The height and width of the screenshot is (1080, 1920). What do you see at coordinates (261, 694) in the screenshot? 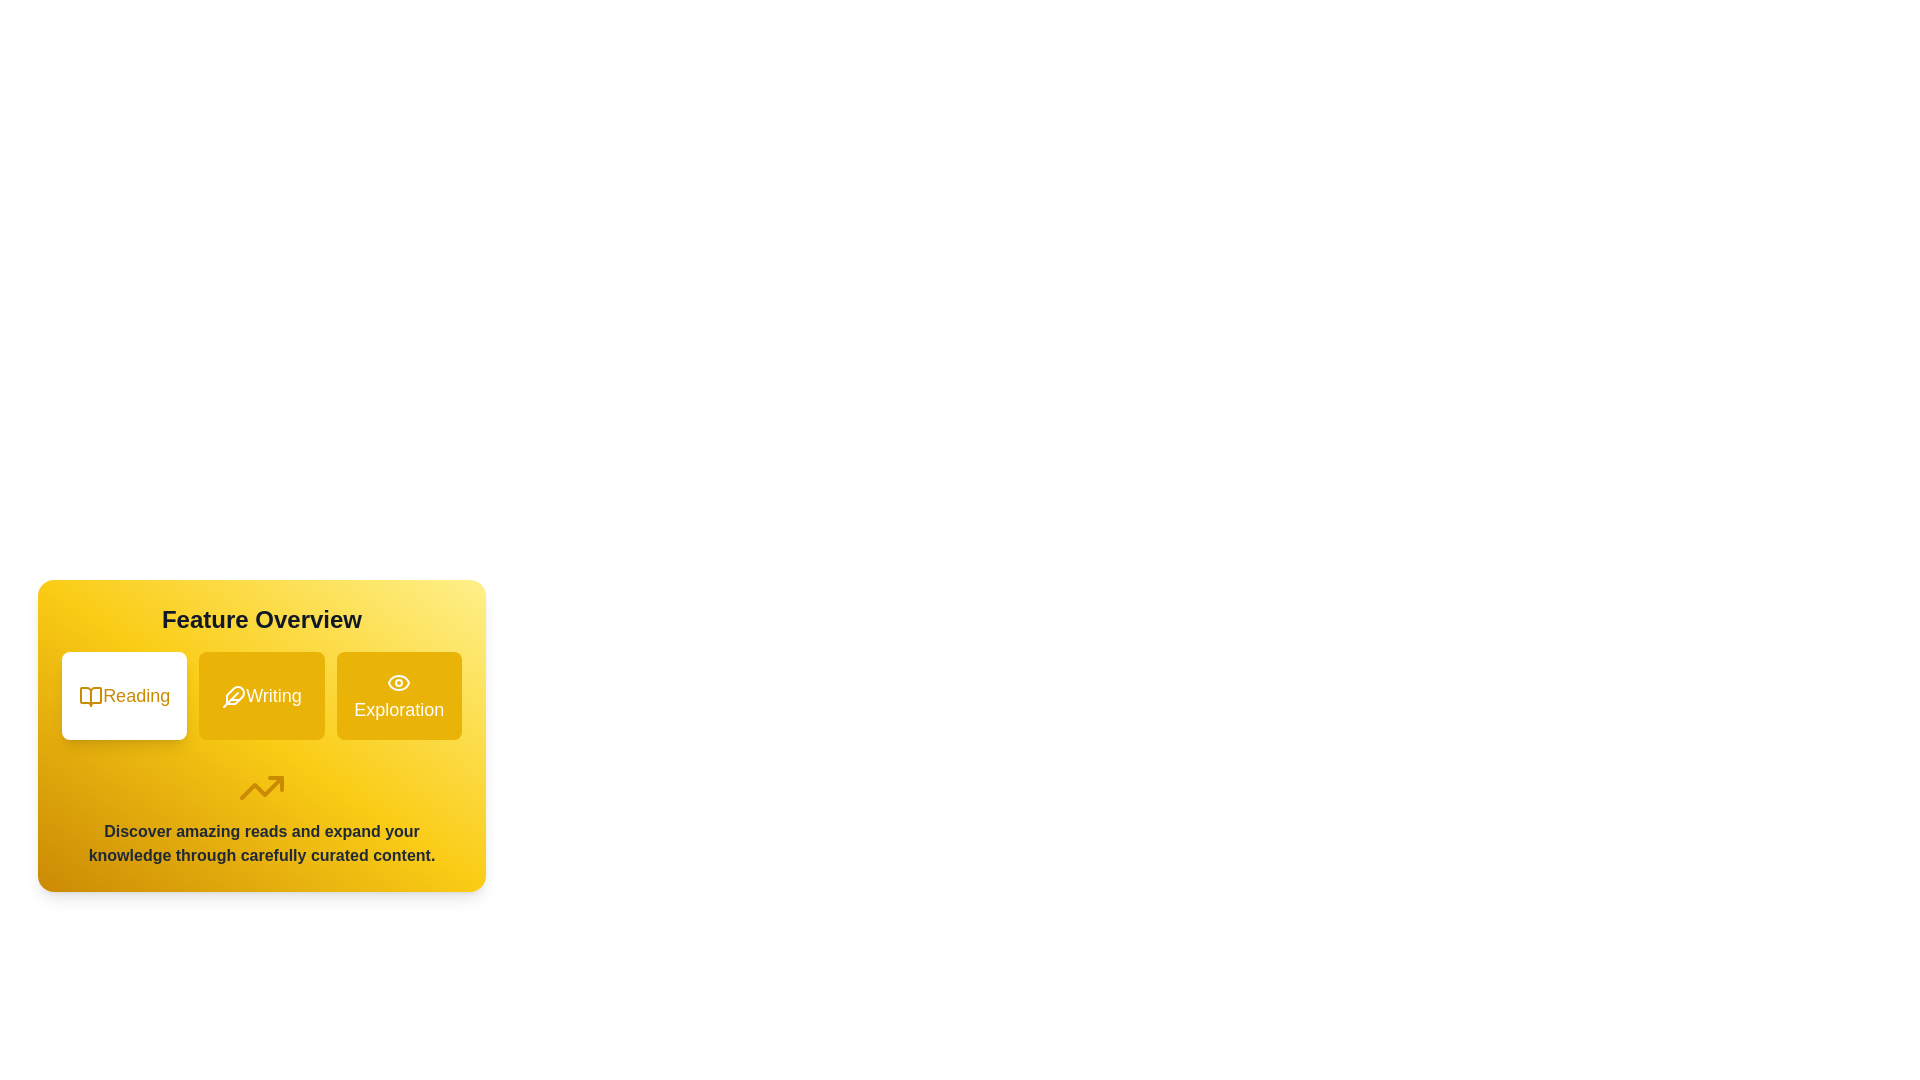
I see `the distinct rectangular button labeled 'Writing' with a yellow background and white text` at bounding box center [261, 694].